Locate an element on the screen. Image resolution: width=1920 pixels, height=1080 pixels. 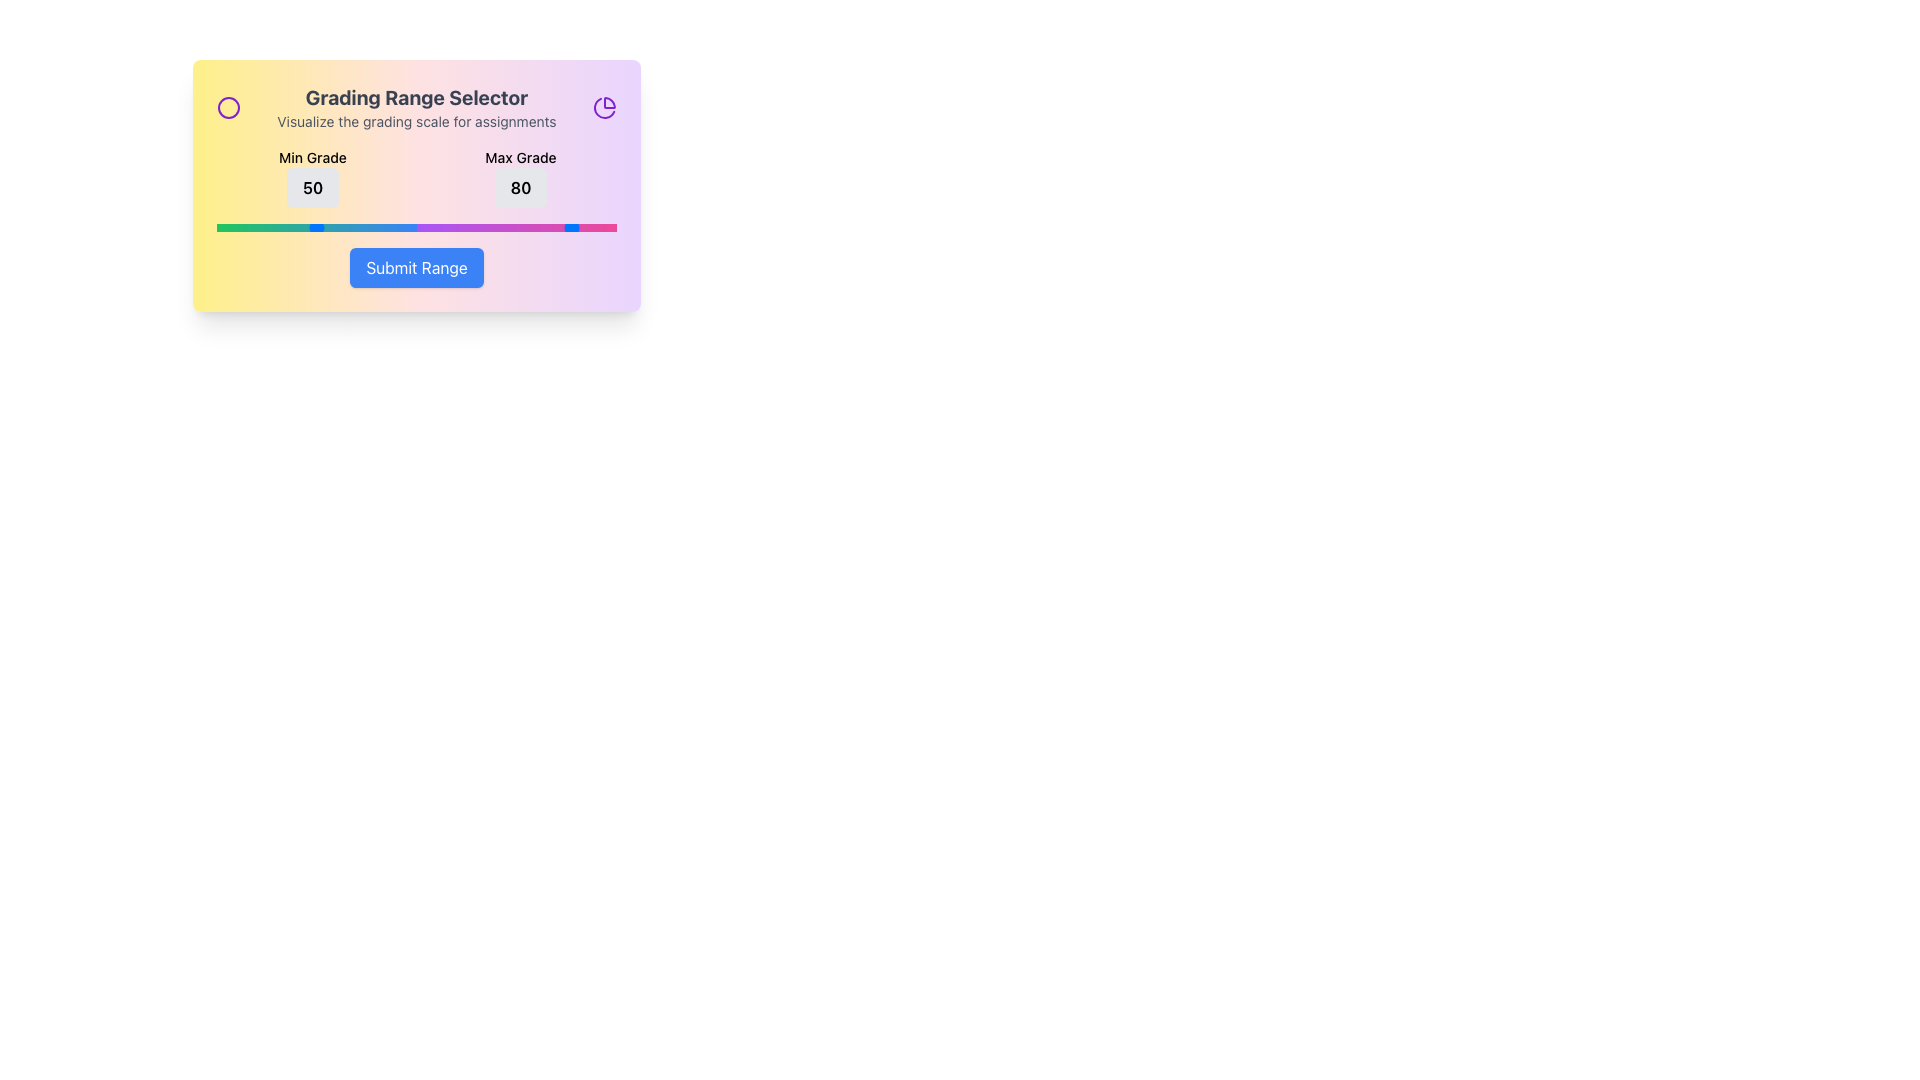
the slider value is located at coordinates (435, 226).